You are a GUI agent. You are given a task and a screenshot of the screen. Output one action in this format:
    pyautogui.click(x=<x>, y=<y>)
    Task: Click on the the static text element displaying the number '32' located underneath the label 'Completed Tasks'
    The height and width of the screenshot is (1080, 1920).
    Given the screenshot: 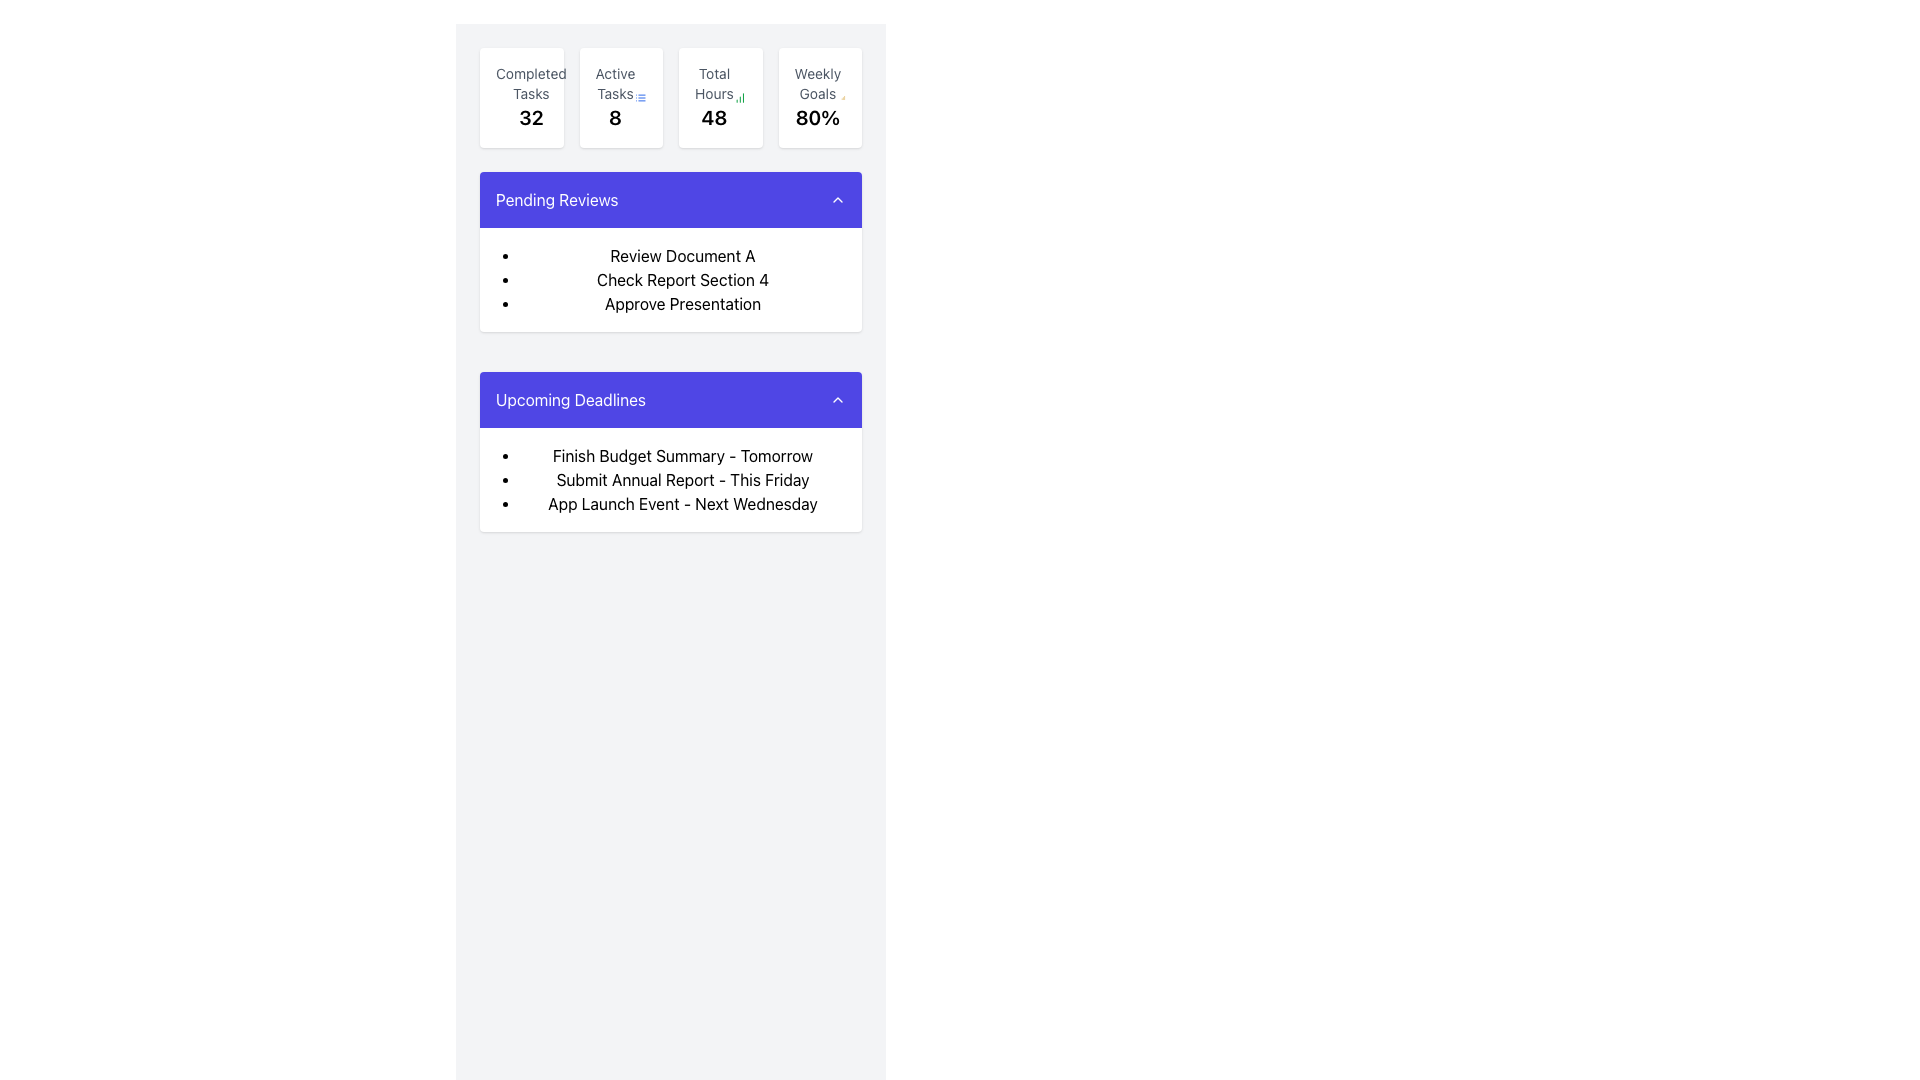 What is the action you would take?
    pyautogui.click(x=531, y=118)
    